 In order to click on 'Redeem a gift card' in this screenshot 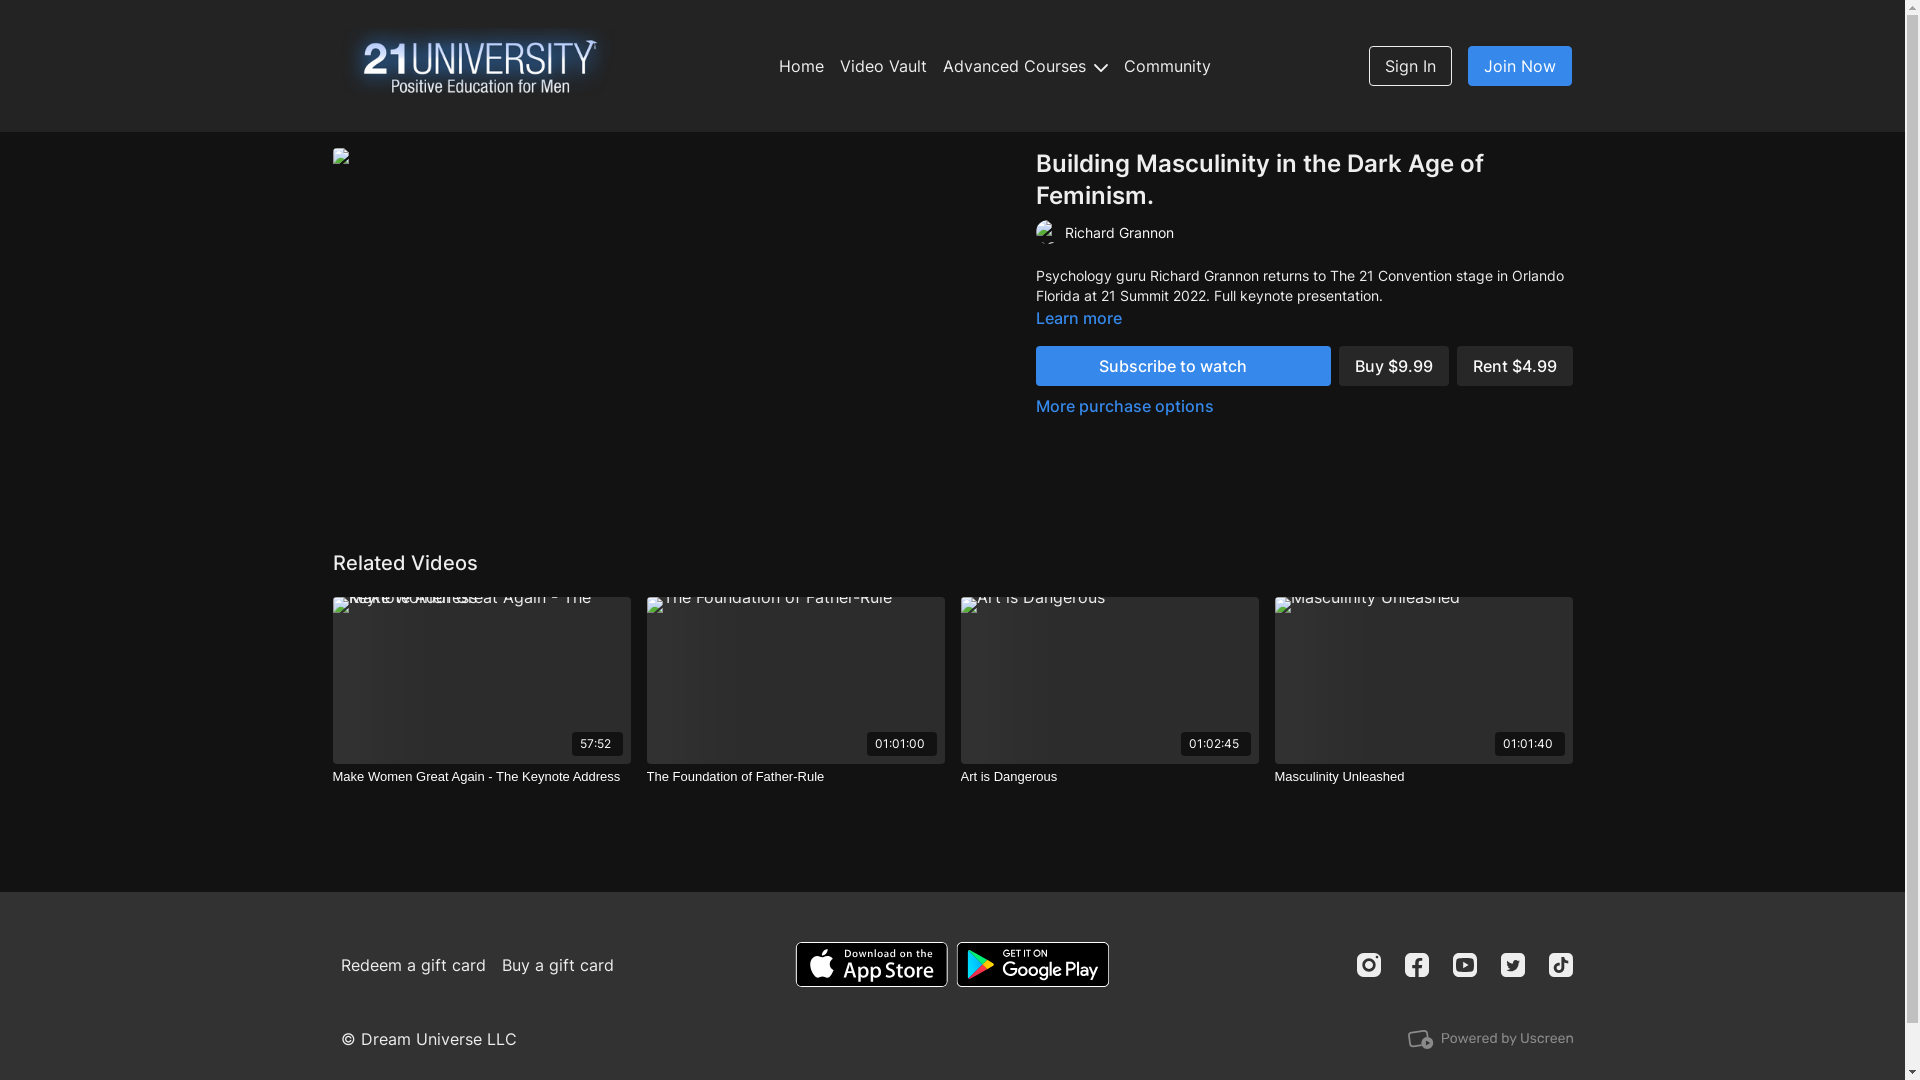, I will do `click(412, 963)`.